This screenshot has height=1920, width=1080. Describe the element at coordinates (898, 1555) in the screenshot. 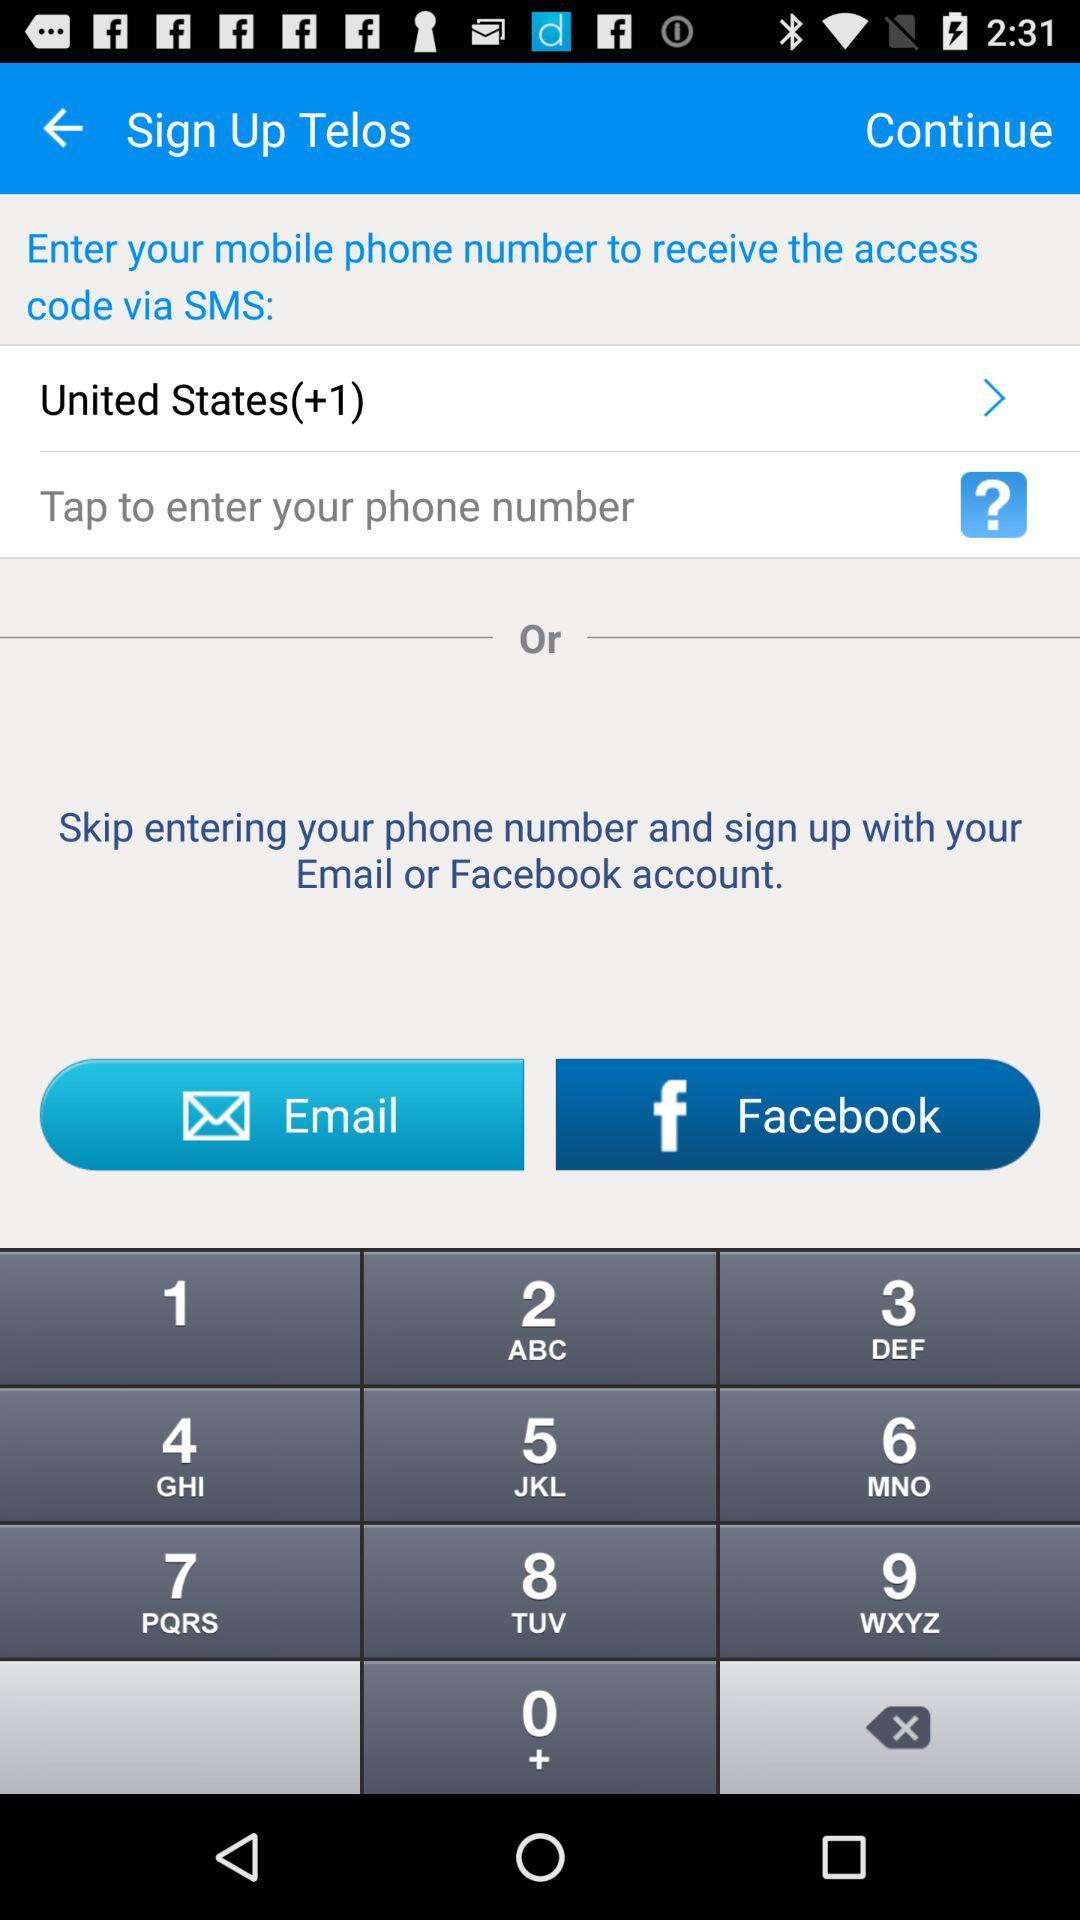

I see `the more icon` at that location.